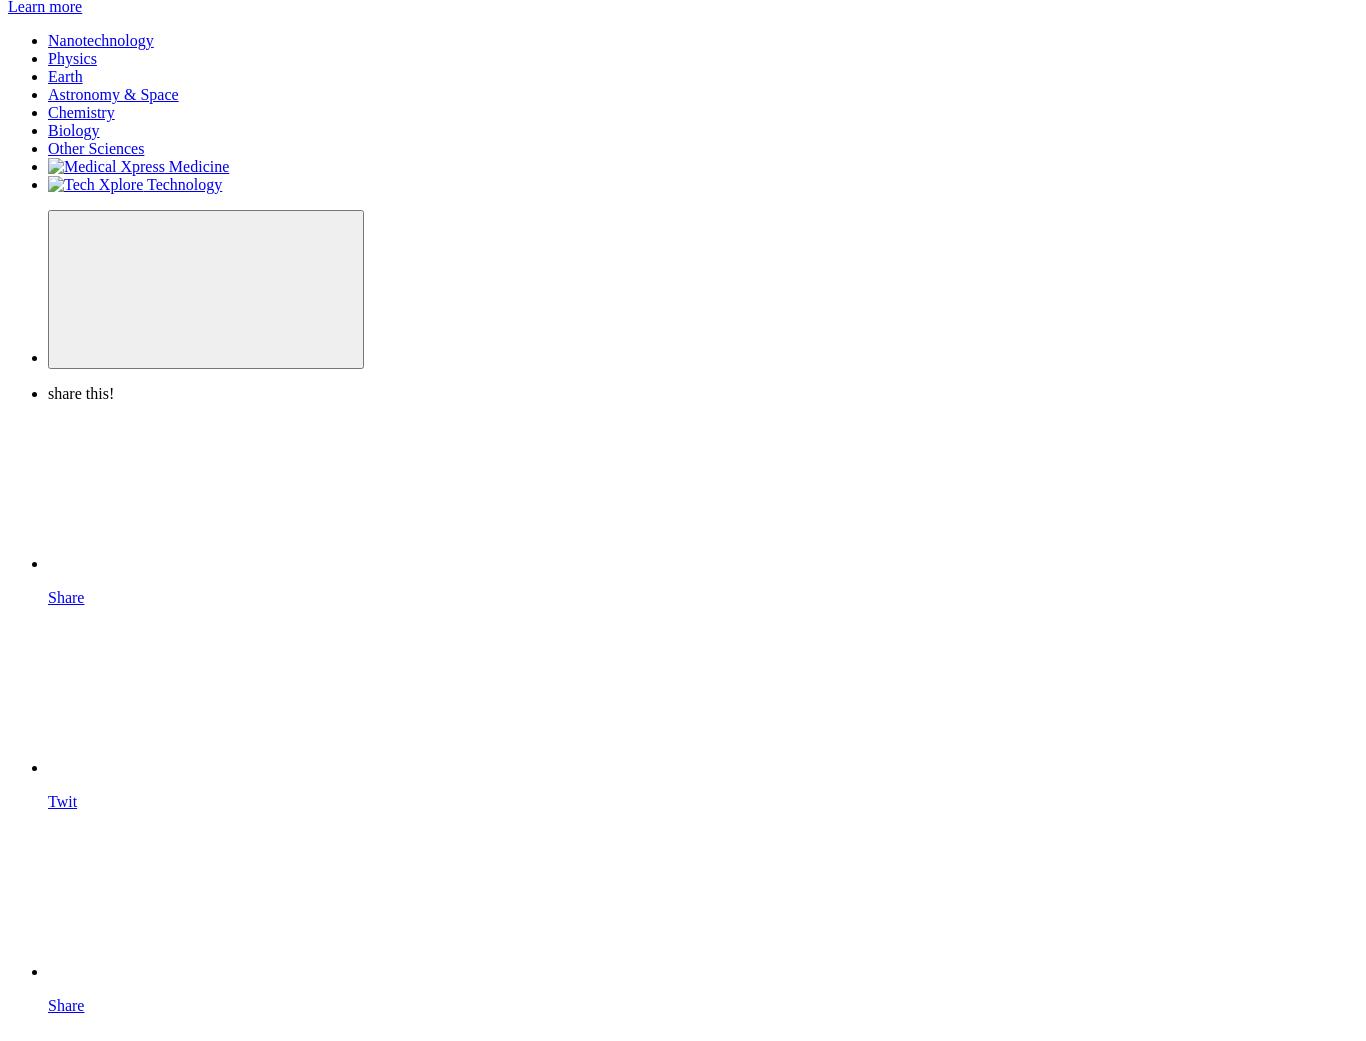 The height and width of the screenshot is (1041, 1366). Describe the element at coordinates (73, 130) in the screenshot. I see `'Biology'` at that location.